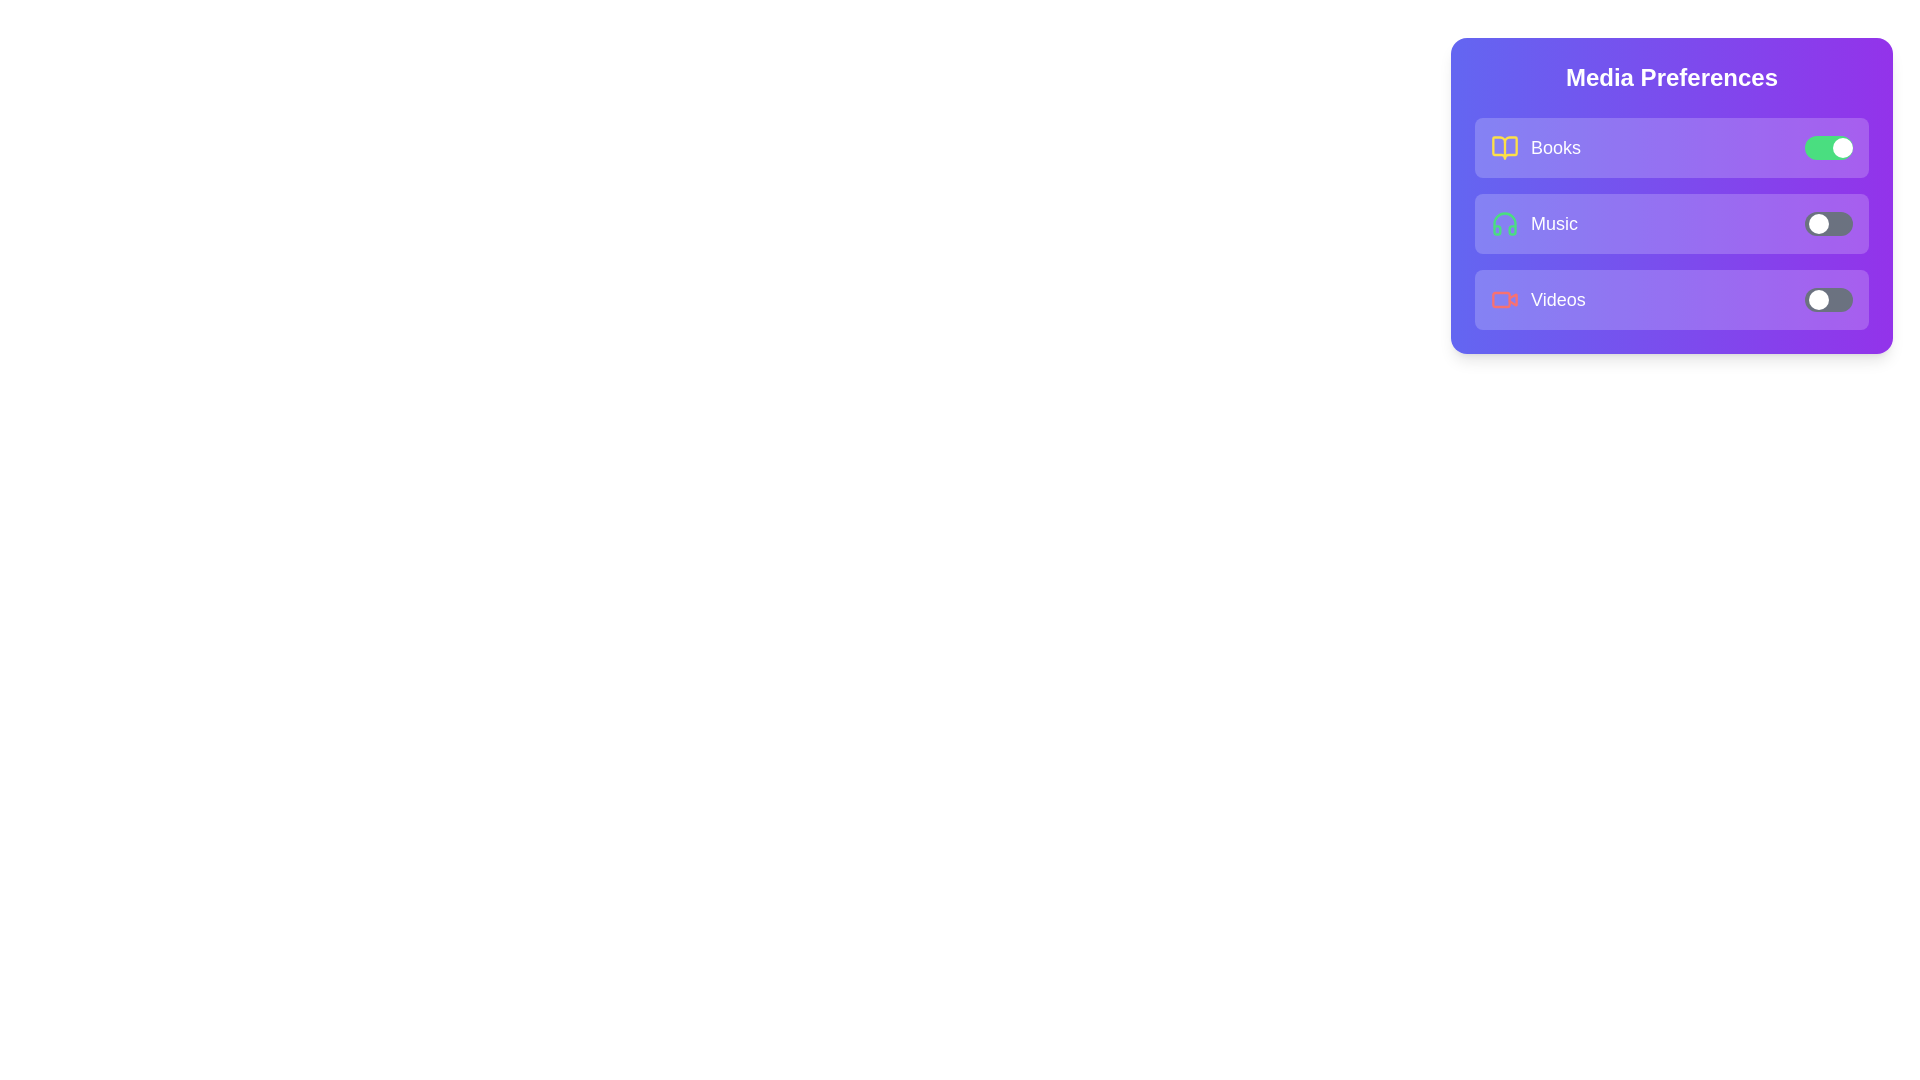  What do you see at coordinates (1505, 223) in the screenshot?
I see `the Decorative Icon resembling a pair of headphones with a green outline located in the 'Music' preference section, positioned to the left of the text 'Music'` at bounding box center [1505, 223].